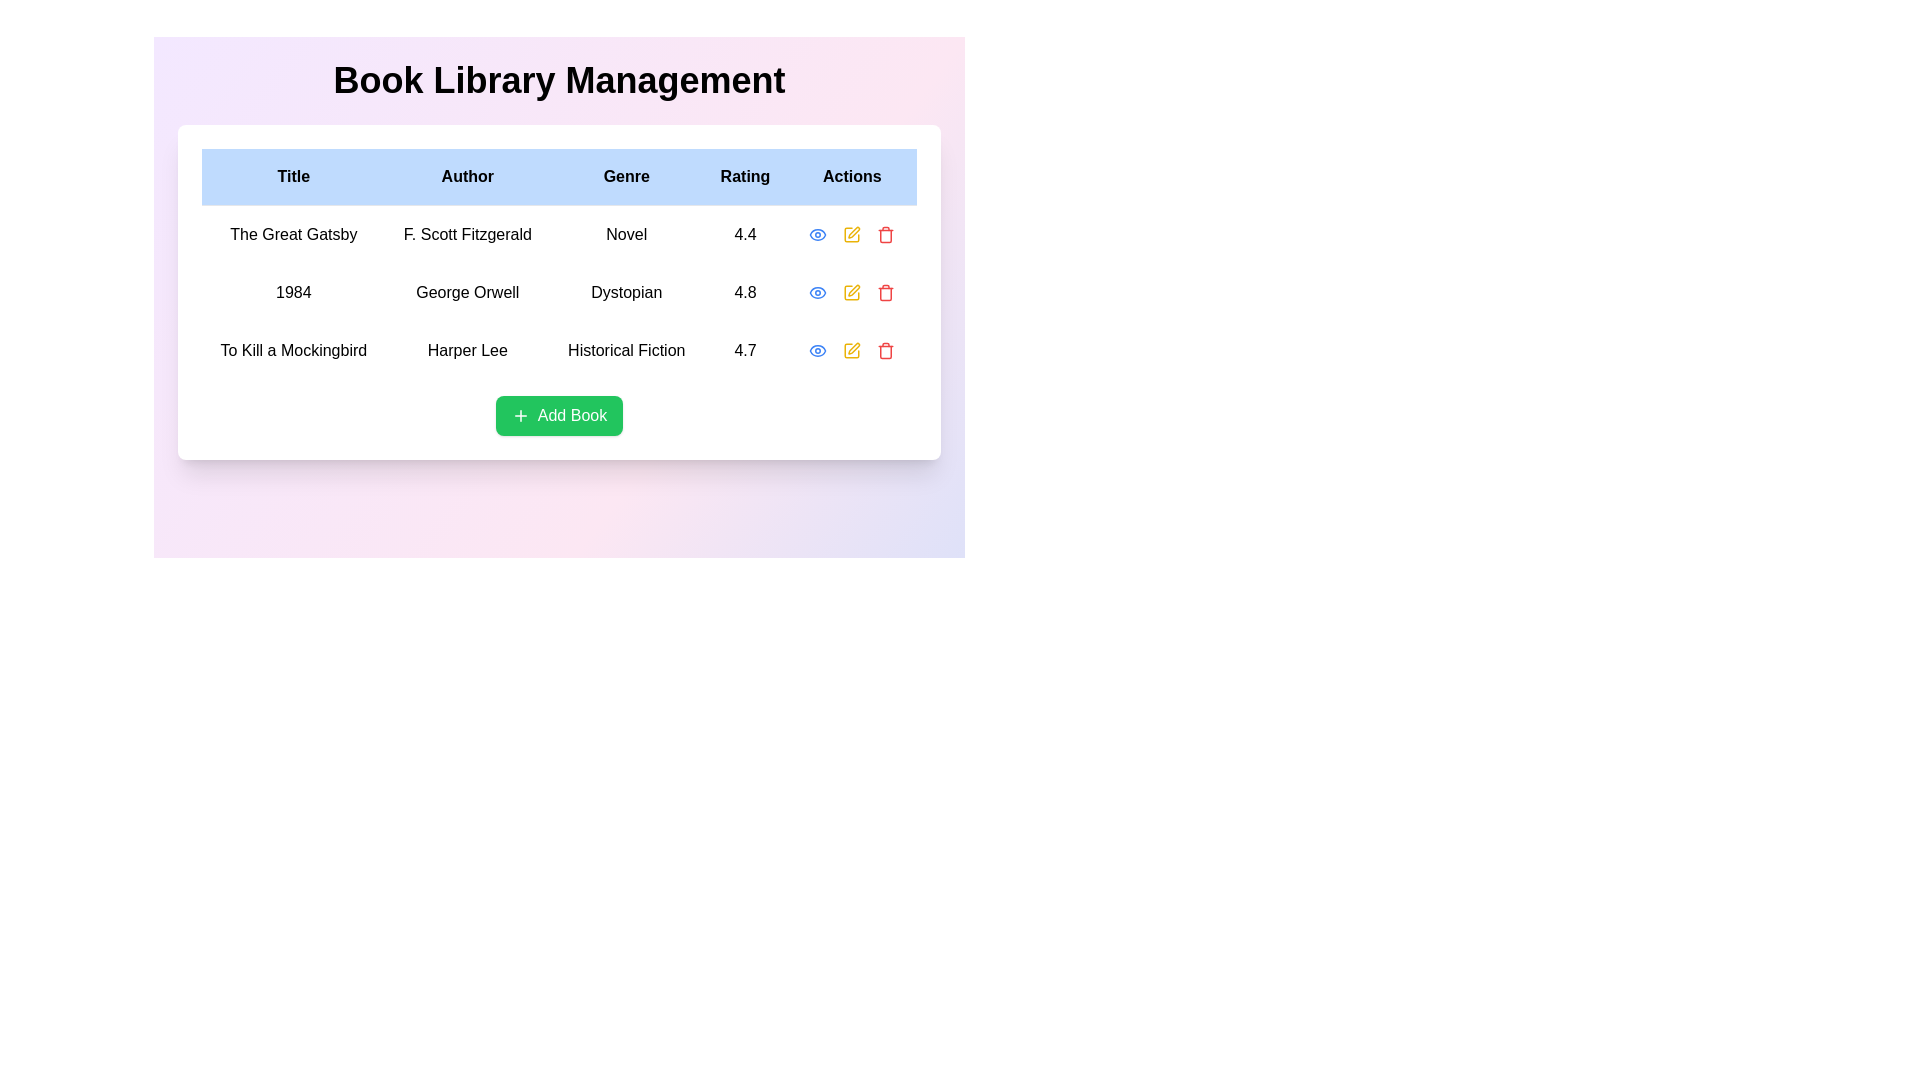  Describe the element at coordinates (559, 415) in the screenshot. I see `the 'Add New Book' button located at the bottom center of the interface` at that location.